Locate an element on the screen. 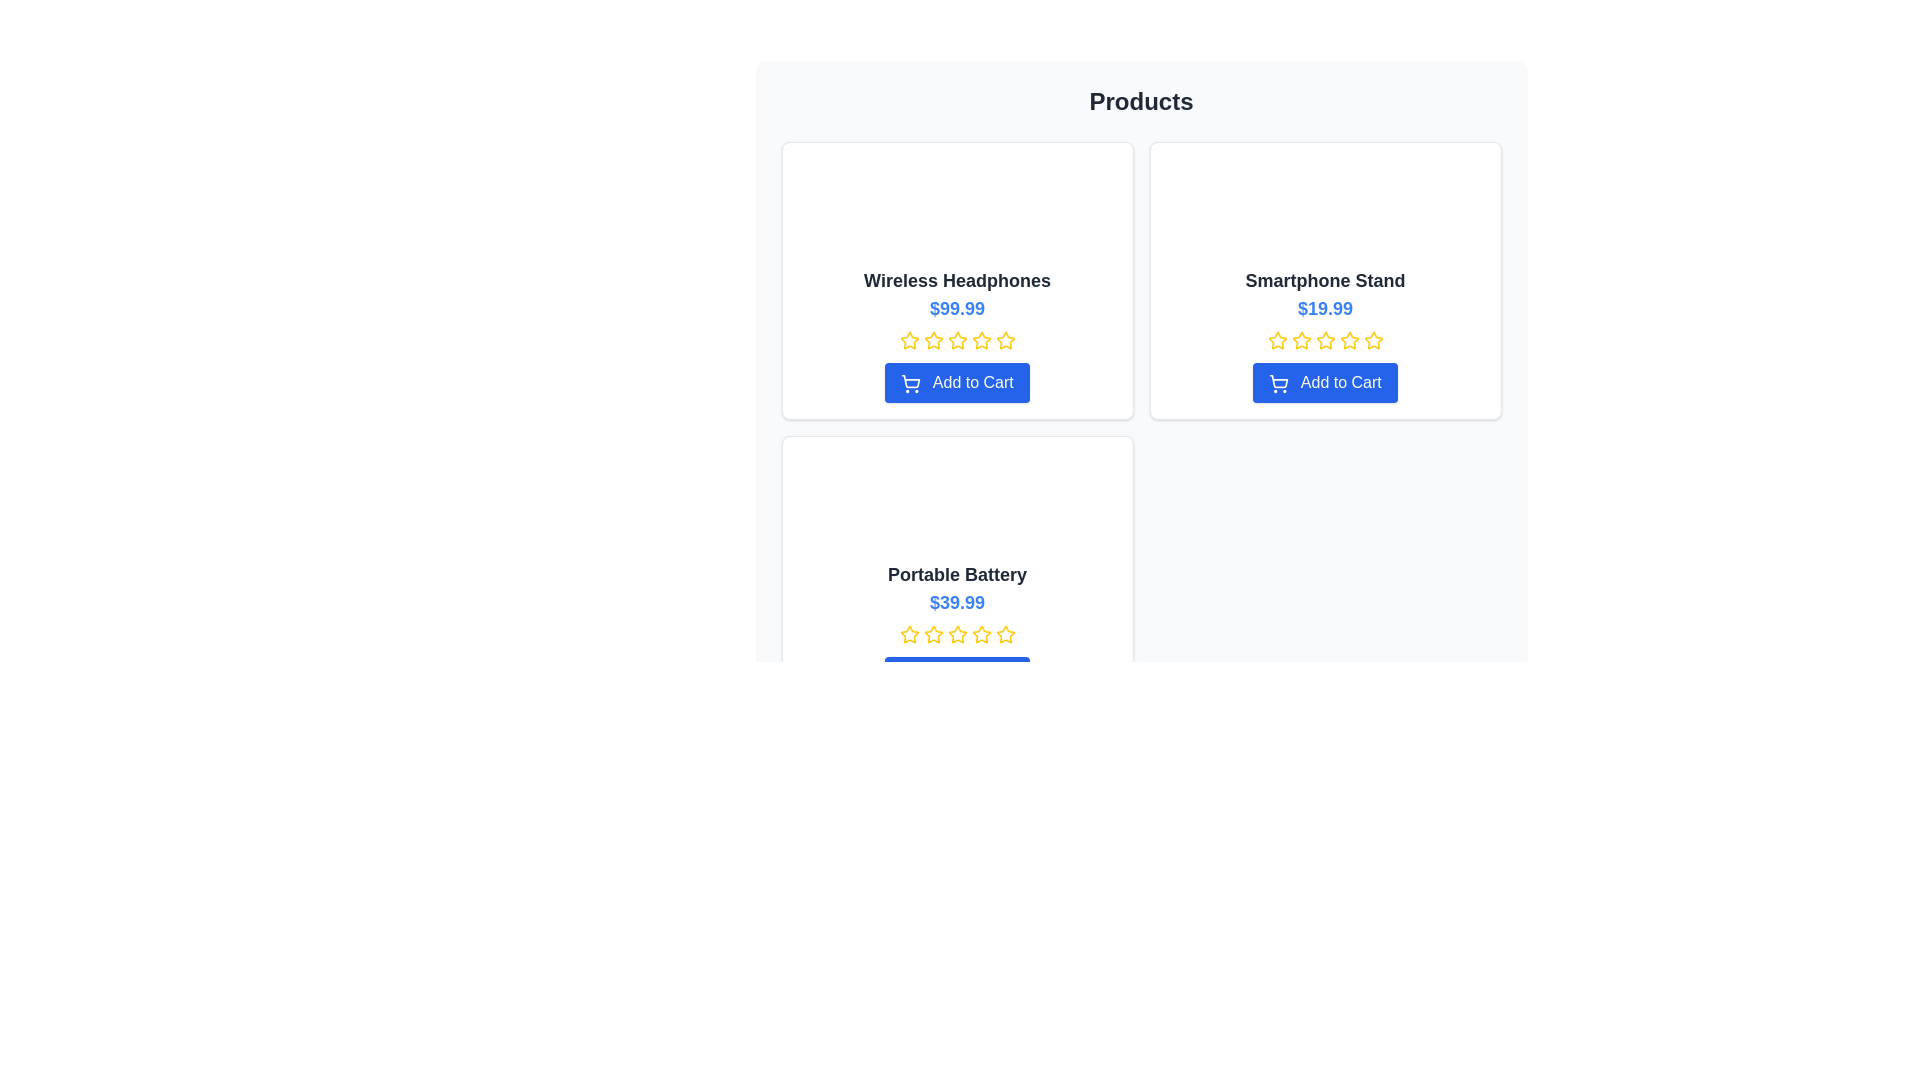  the blue shopping cart icon located to the left of the 'Add to Cart' text within the blue button is located at coordinates (1278, 383).